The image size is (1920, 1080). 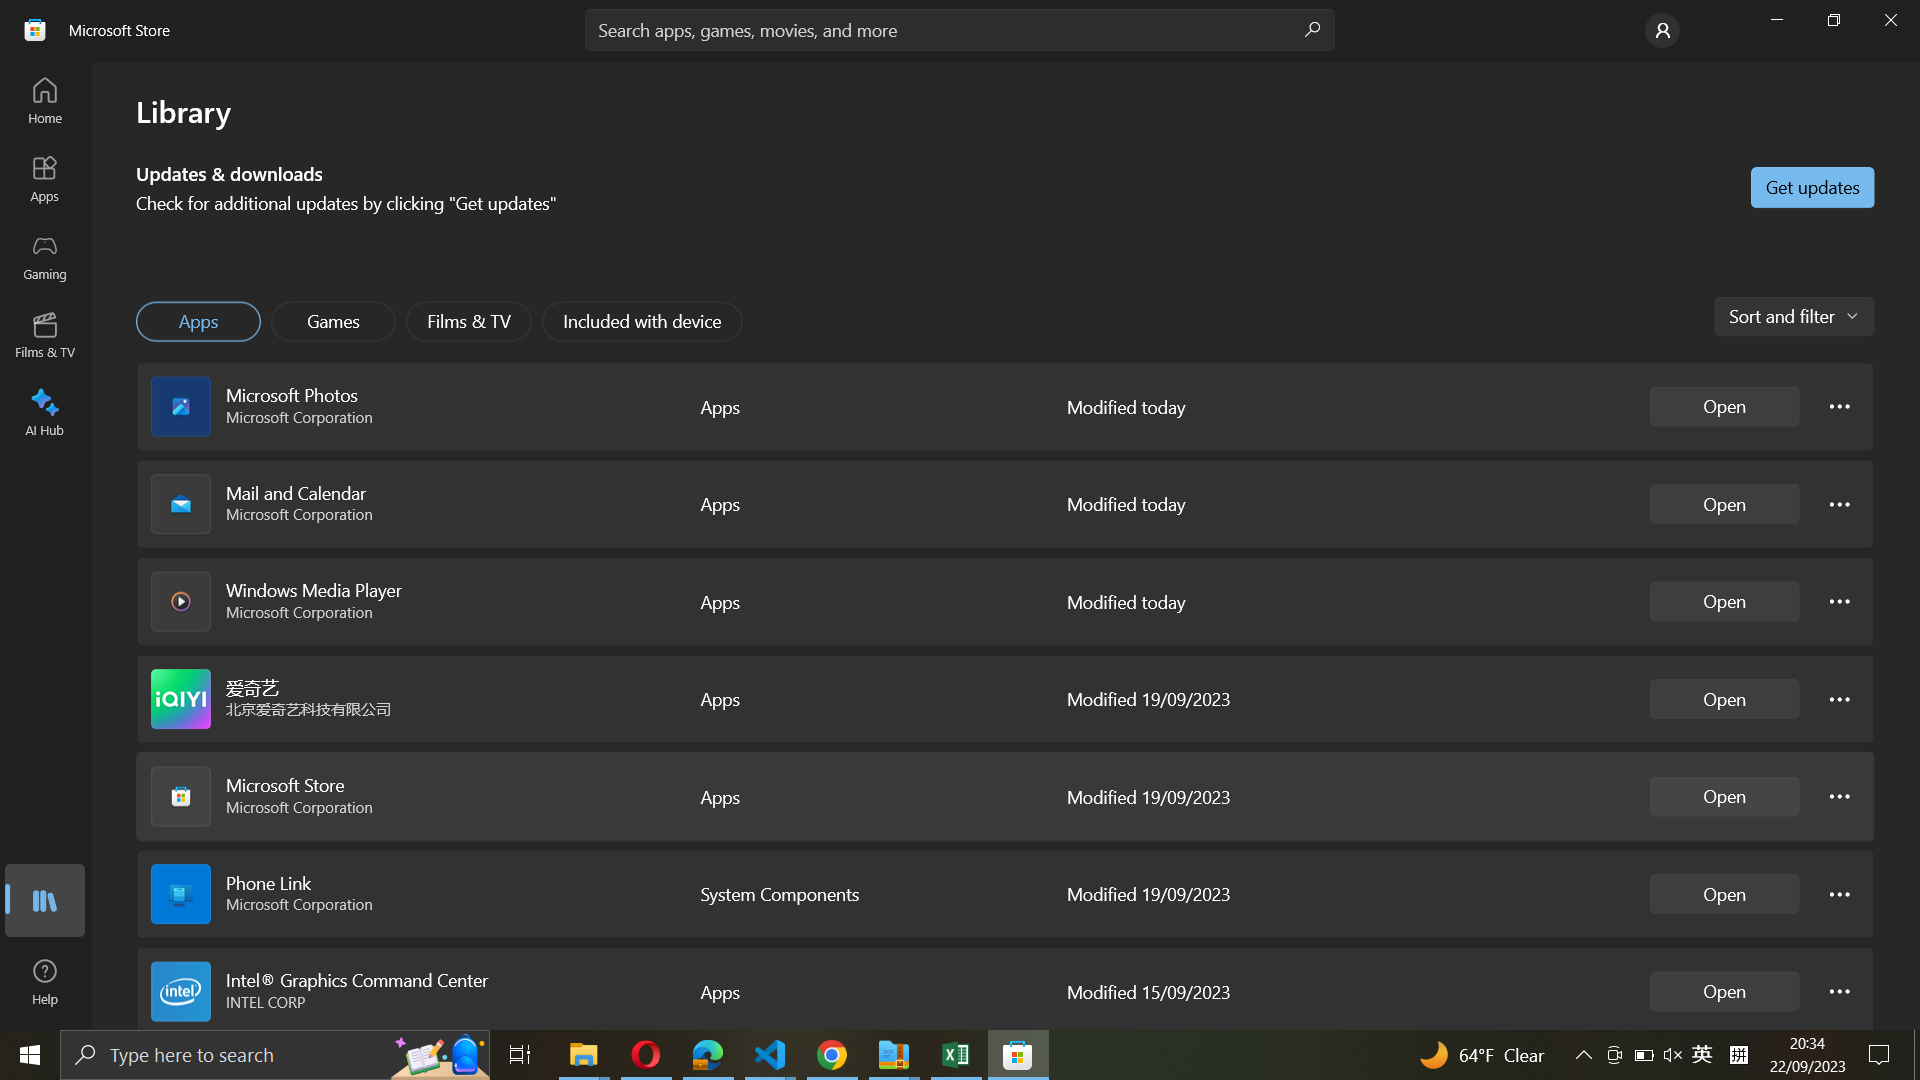 What do you see at coordinates (1839, 991) in the screenshot?
I see `the Intel Graphics settings` at bounding box center [1839, 991].